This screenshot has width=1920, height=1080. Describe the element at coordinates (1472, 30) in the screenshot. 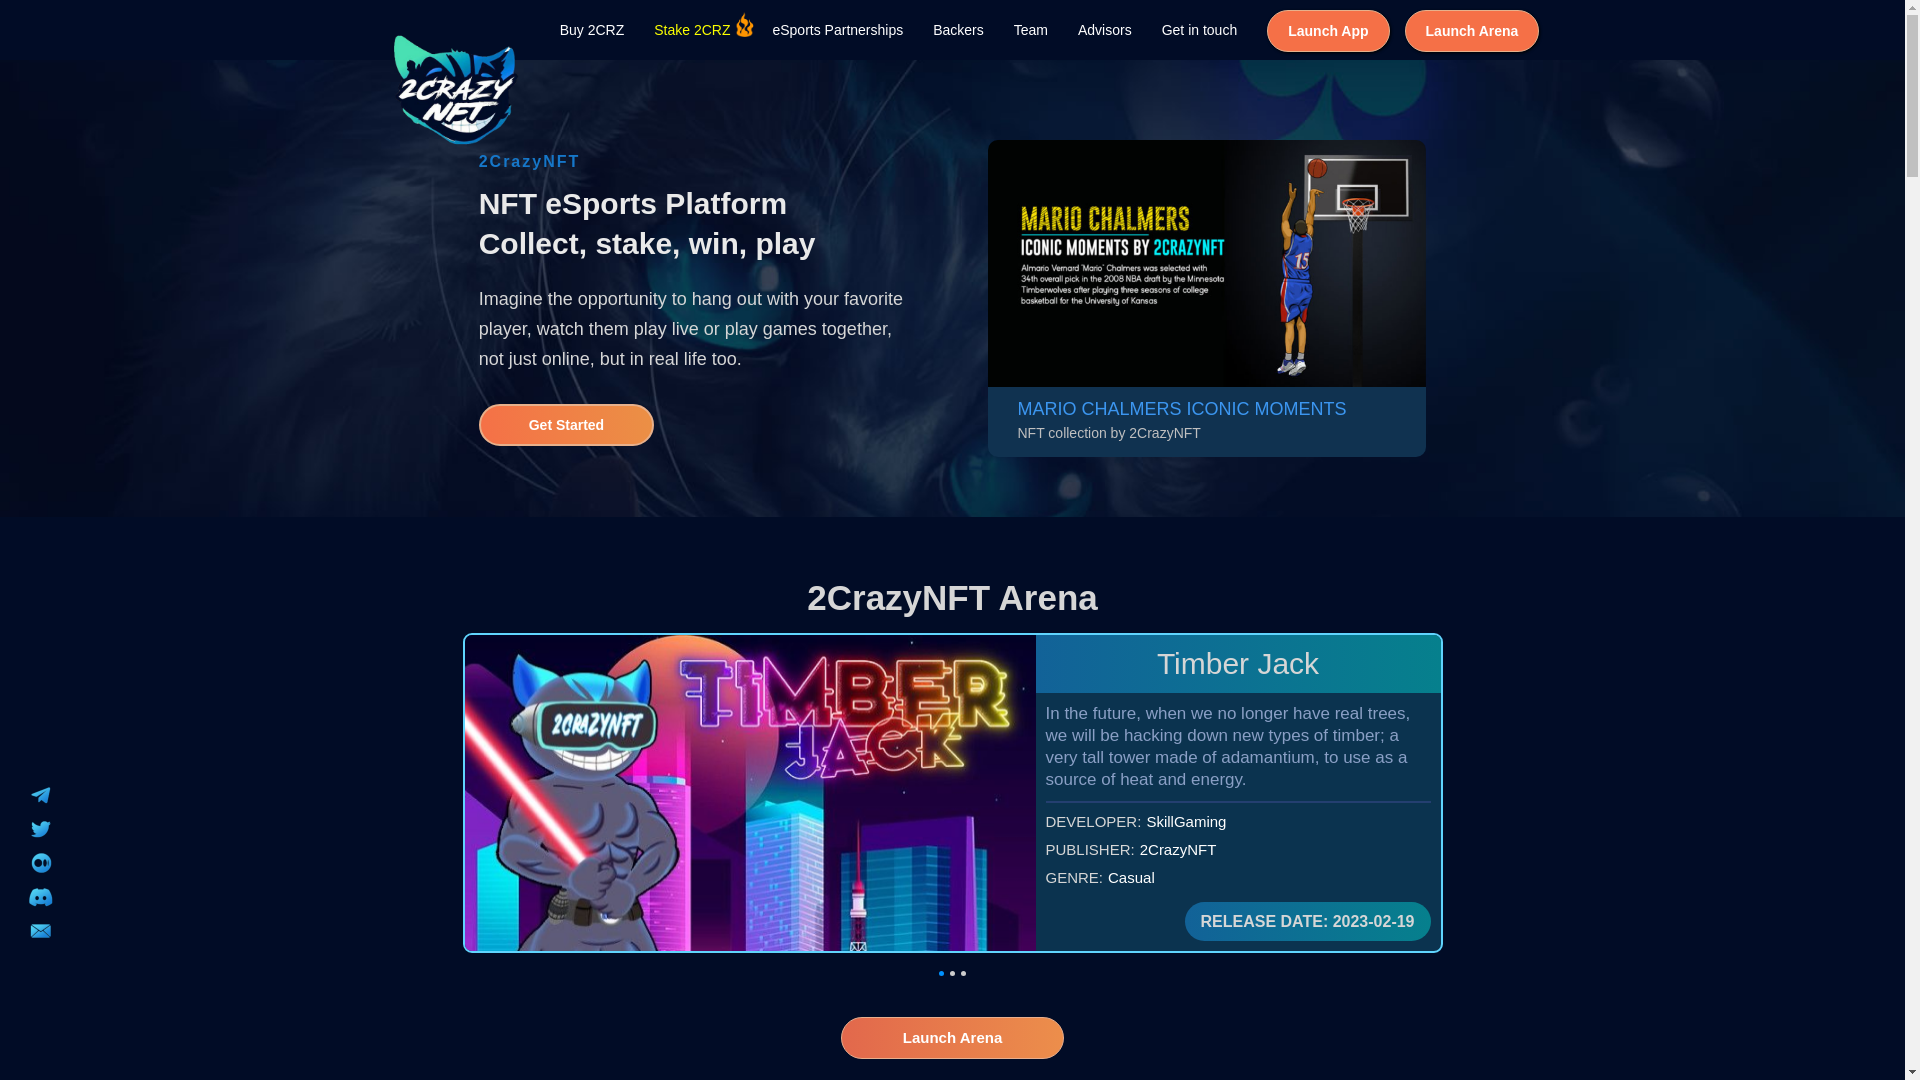

I see `'Launch Arena'` at that location.